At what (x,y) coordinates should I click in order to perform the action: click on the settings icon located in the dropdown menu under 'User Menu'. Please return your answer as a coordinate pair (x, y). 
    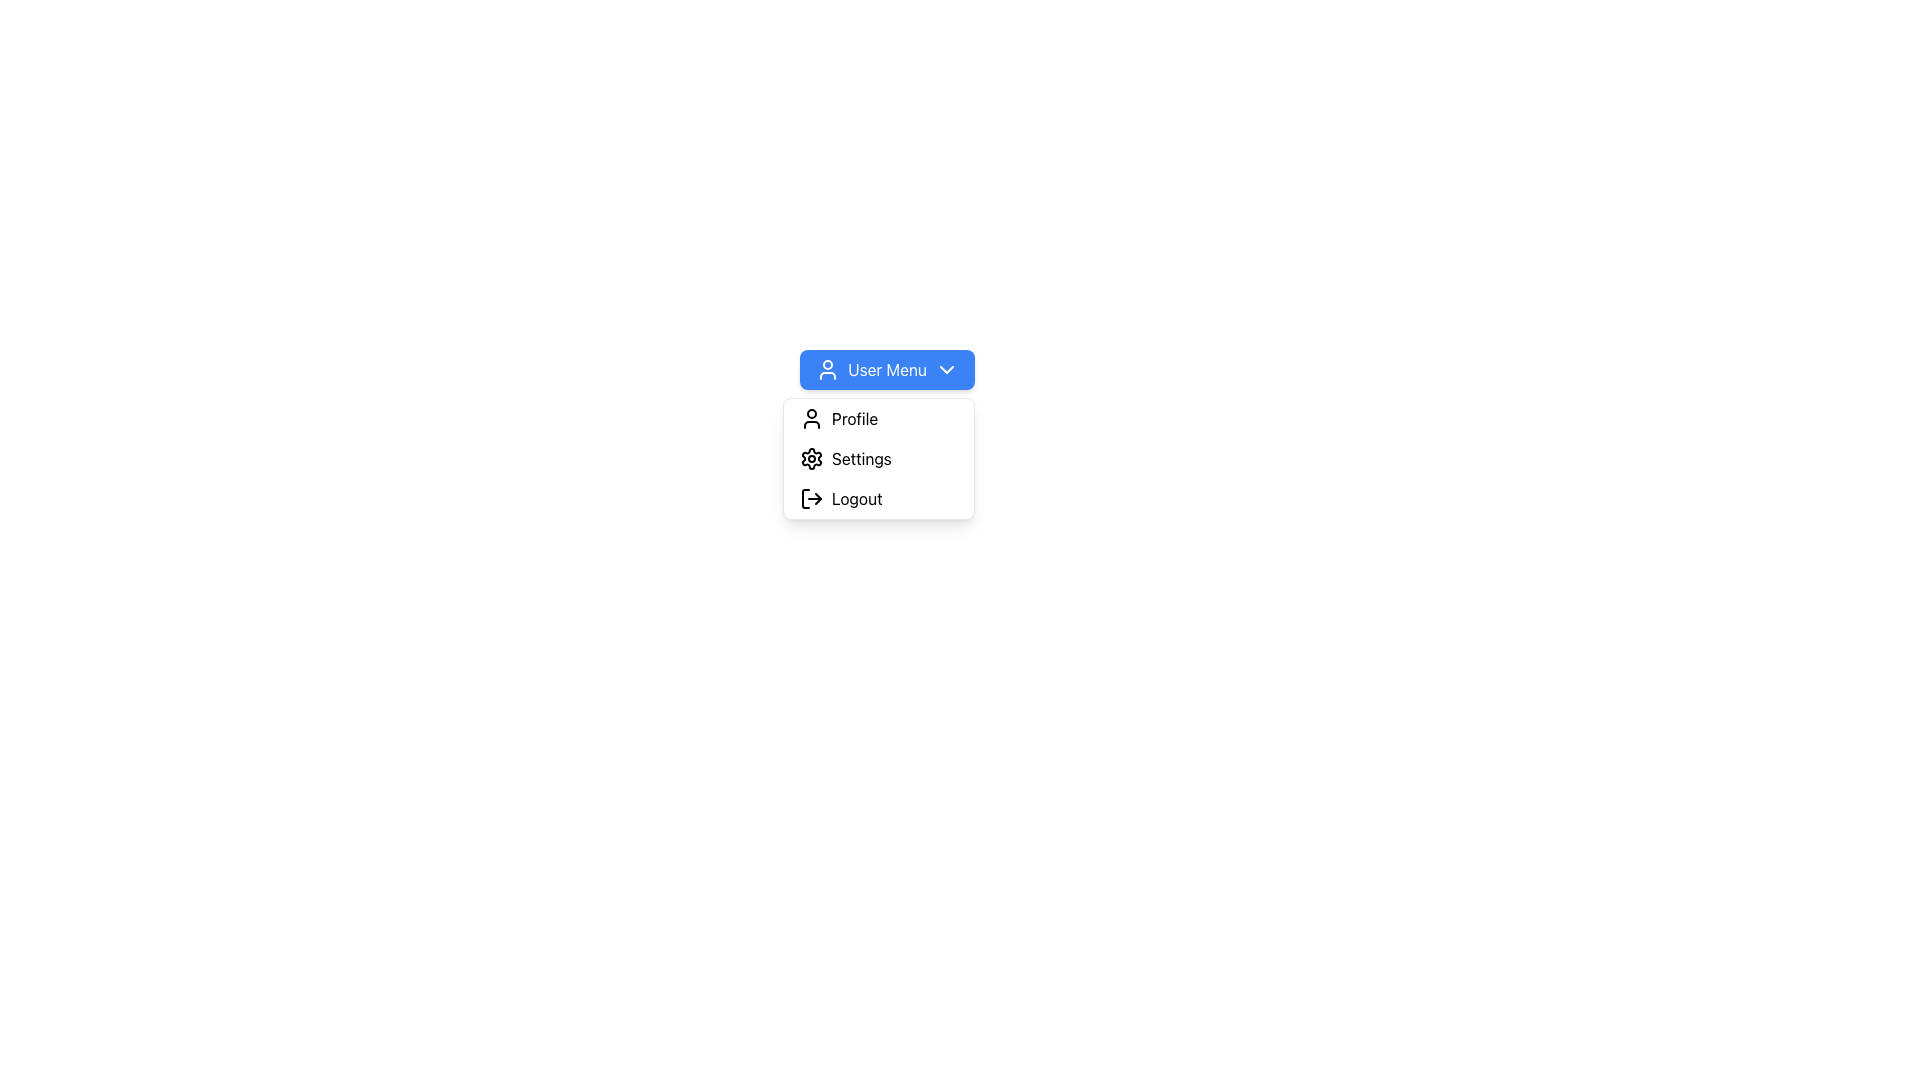
    Looking at the image, I should click on (811, 459).